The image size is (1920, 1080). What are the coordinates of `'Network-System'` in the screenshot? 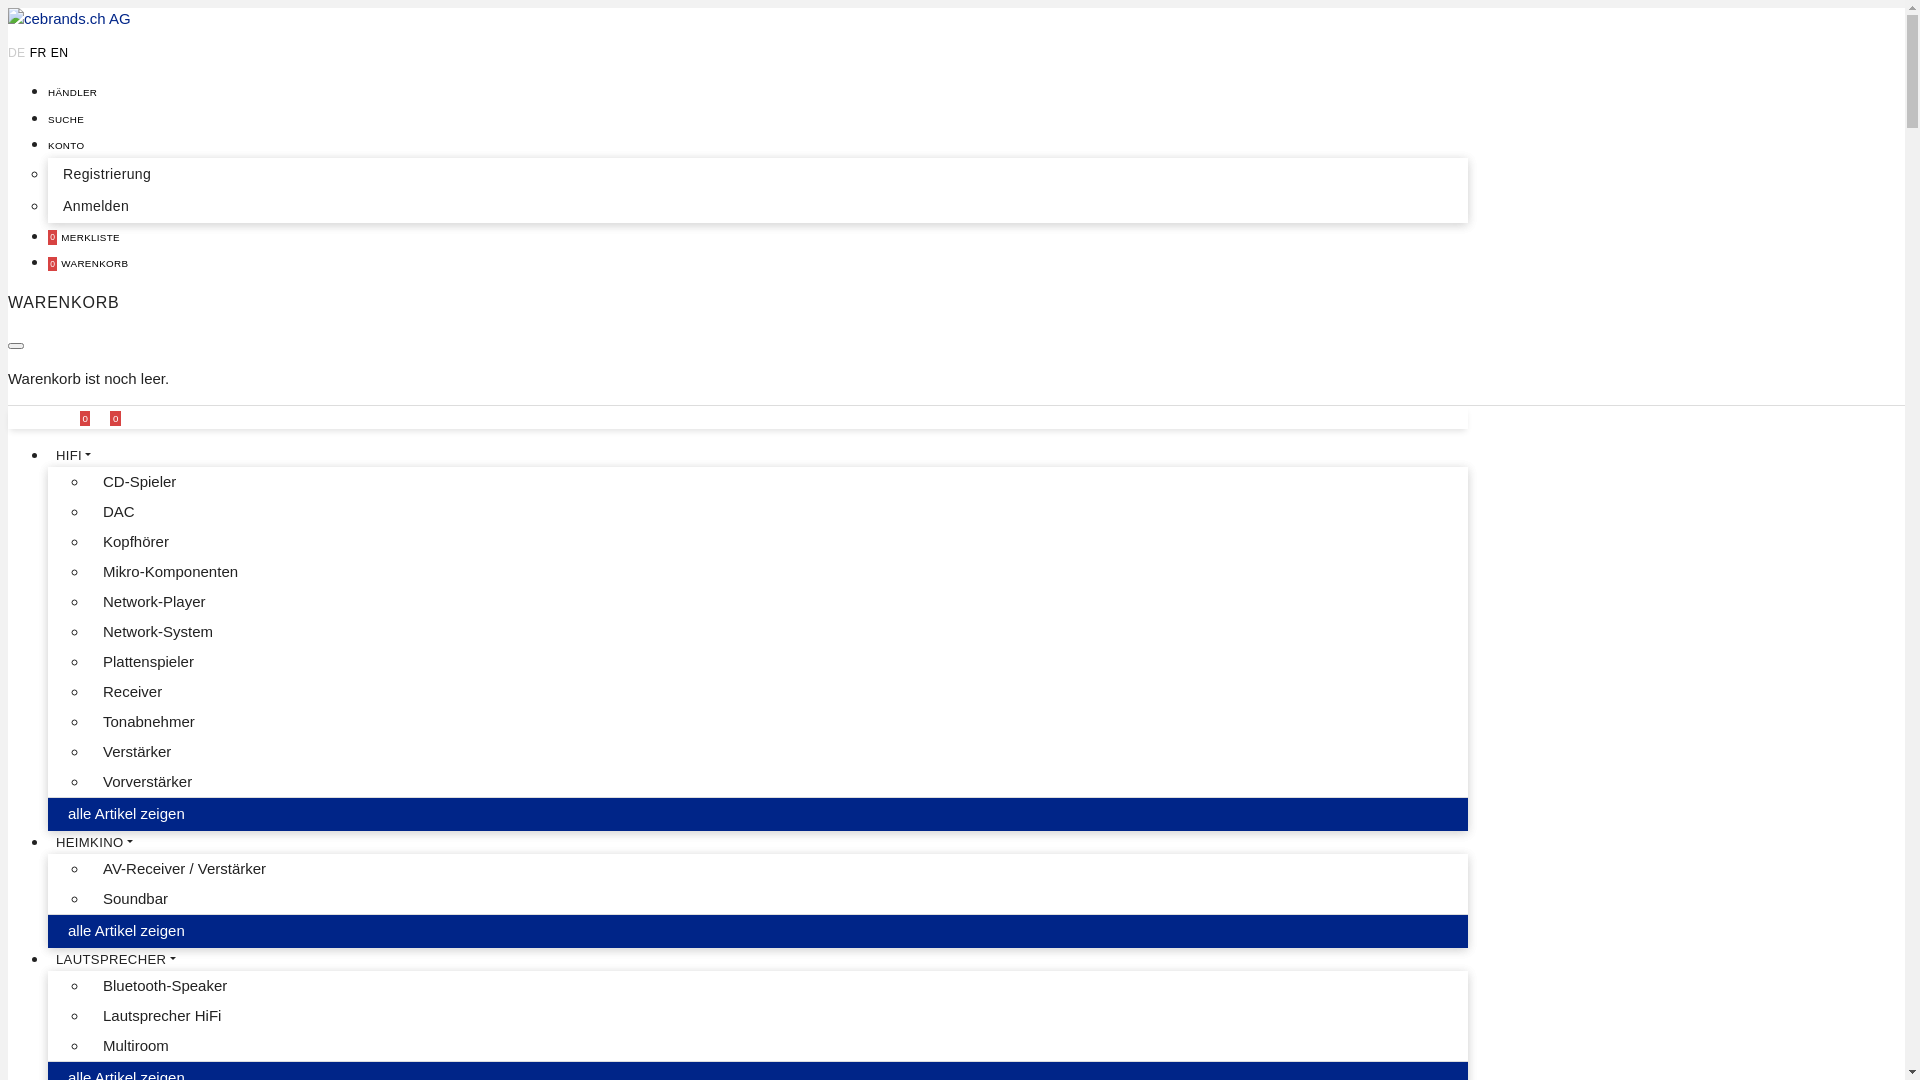 It's located at (86, 632).